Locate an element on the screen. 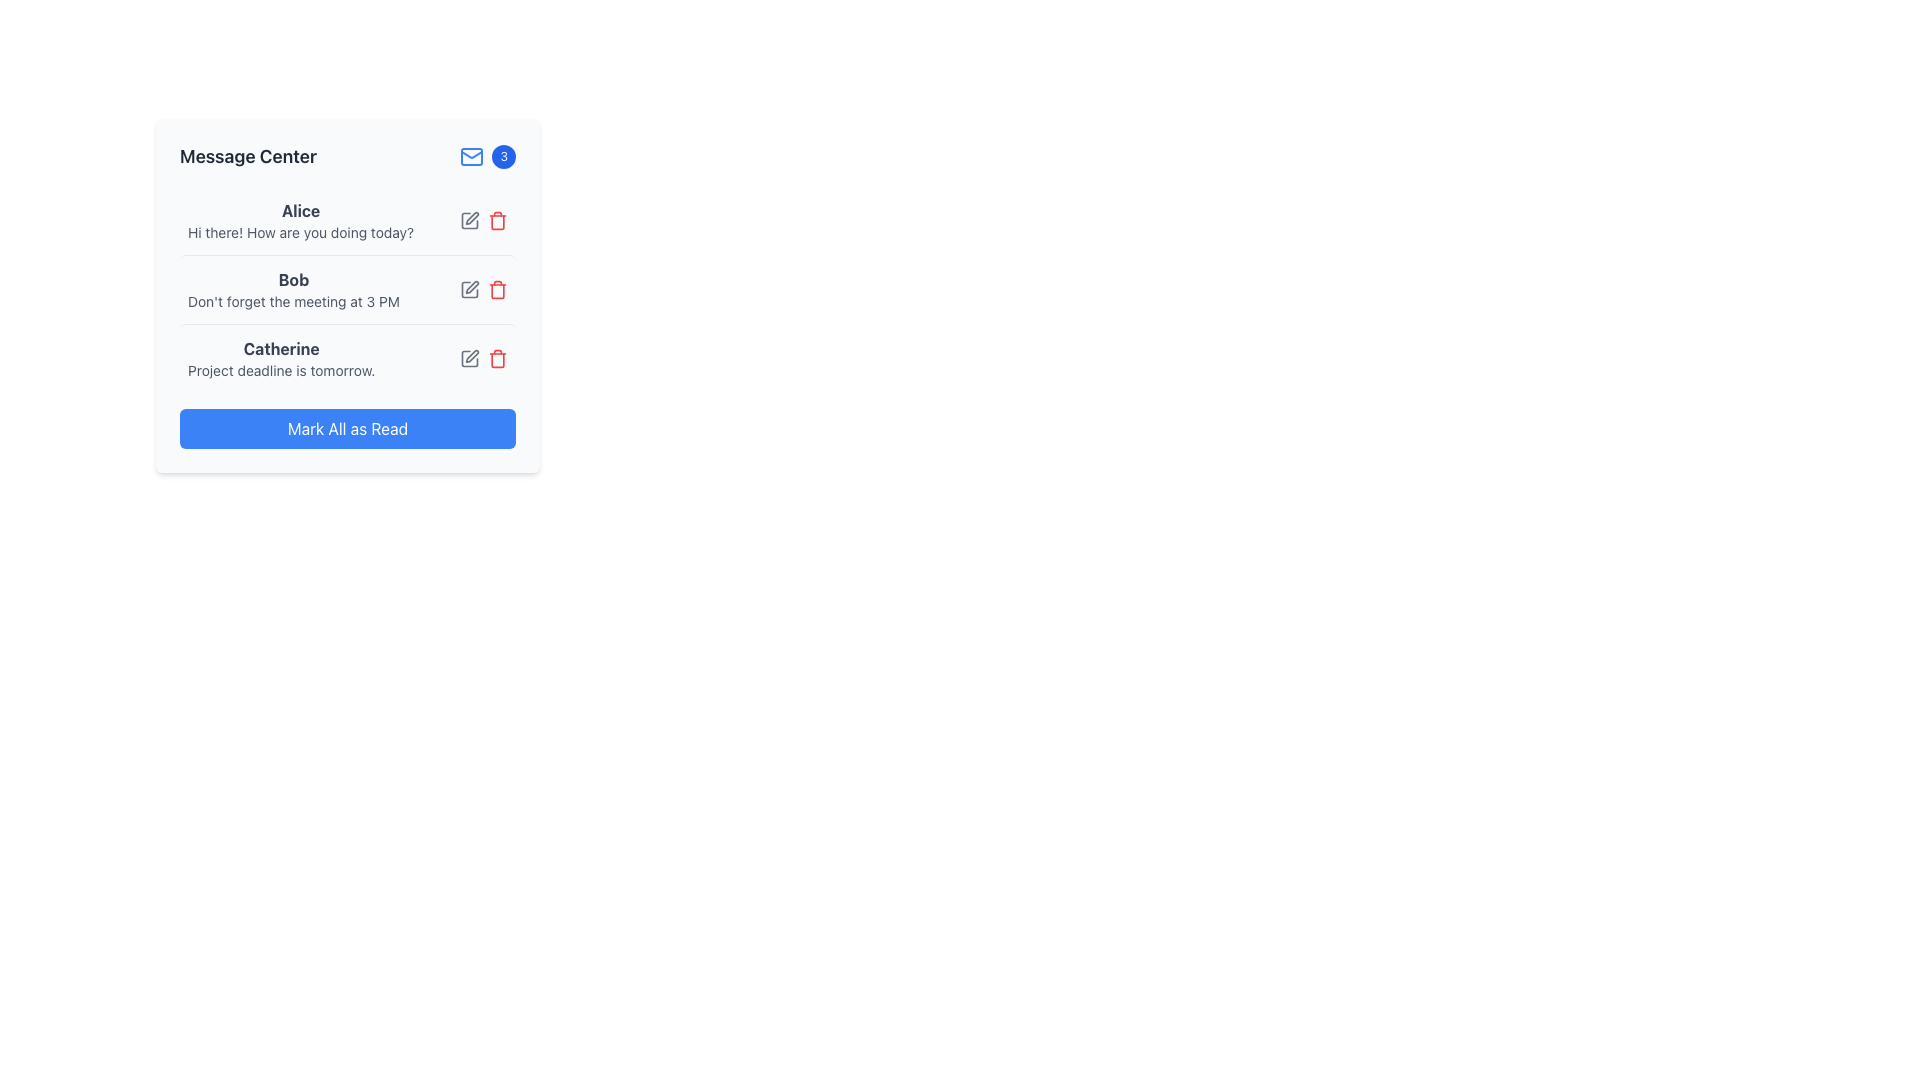  the edit button icon next to Bob's message to change its color is located at coordinates (471, 287).